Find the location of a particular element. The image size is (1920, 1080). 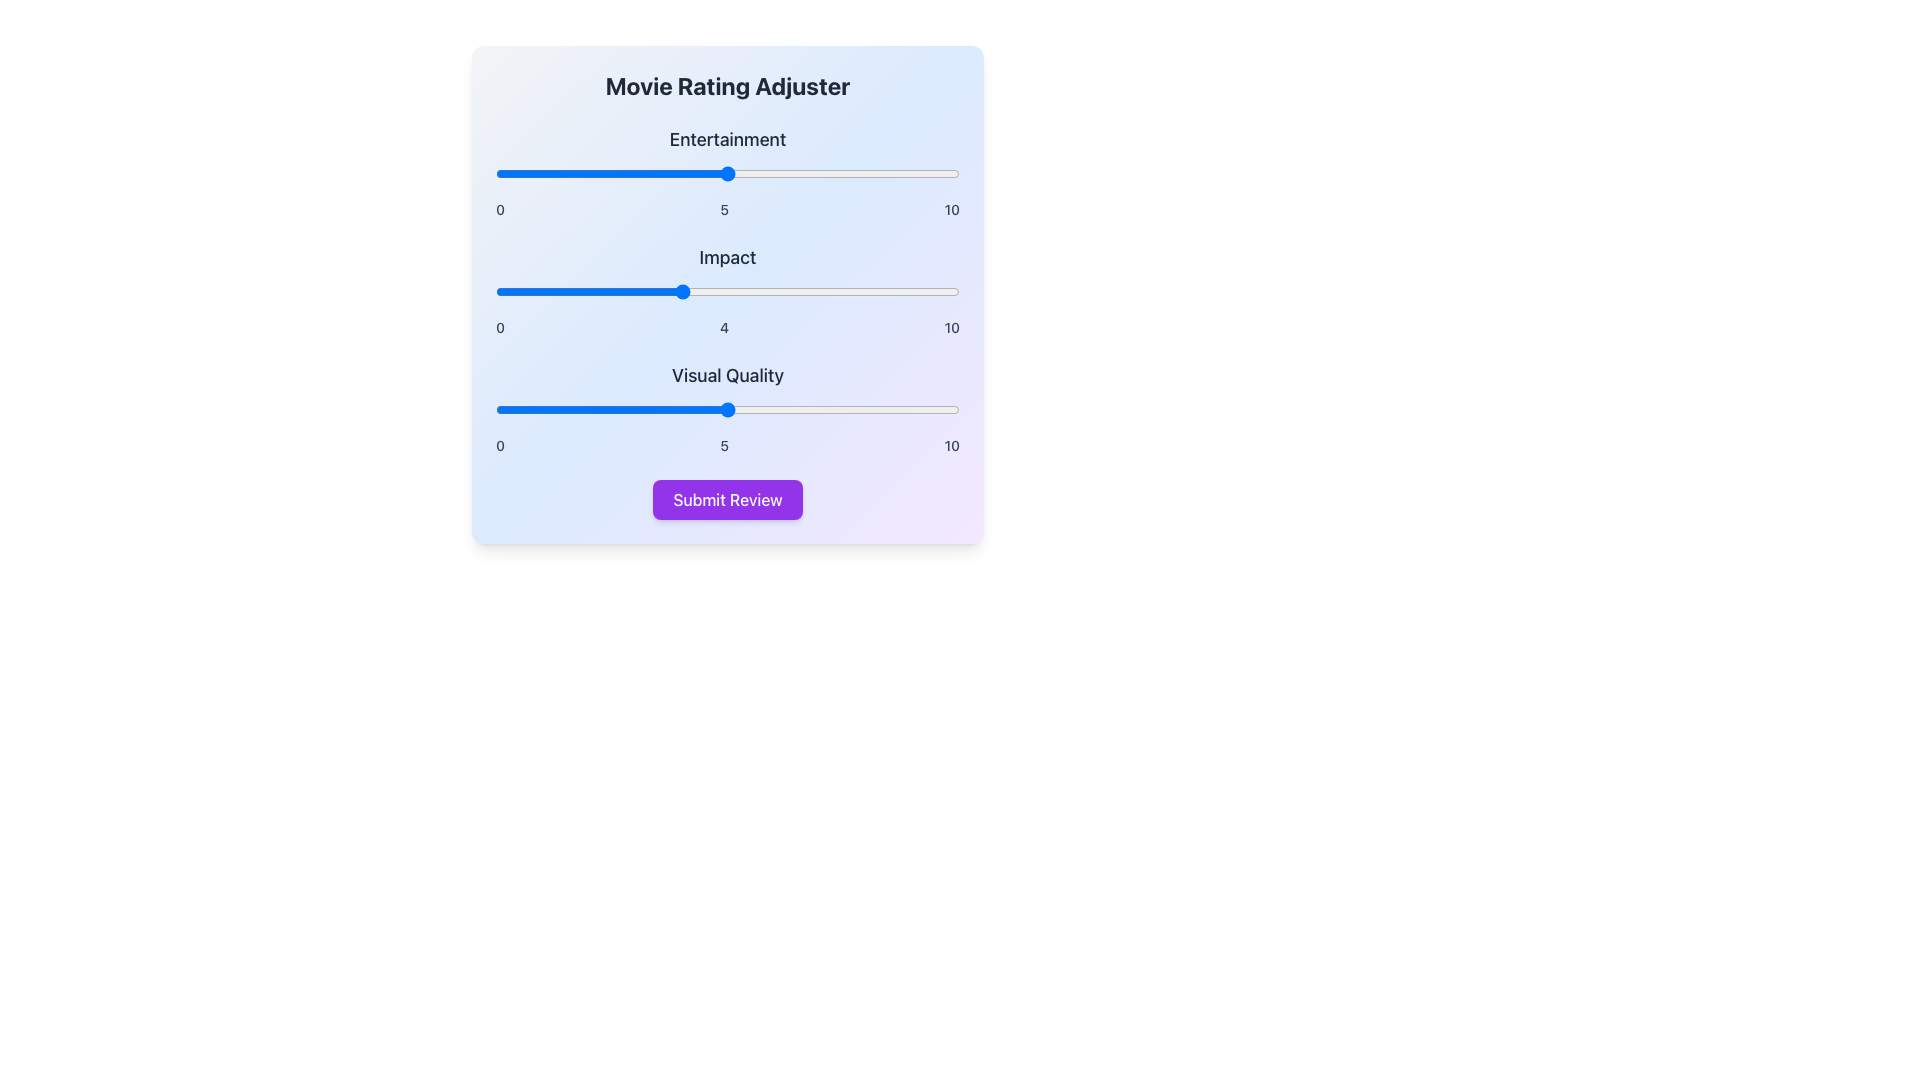

Entertainment rating is located at coordinates (867, 172).